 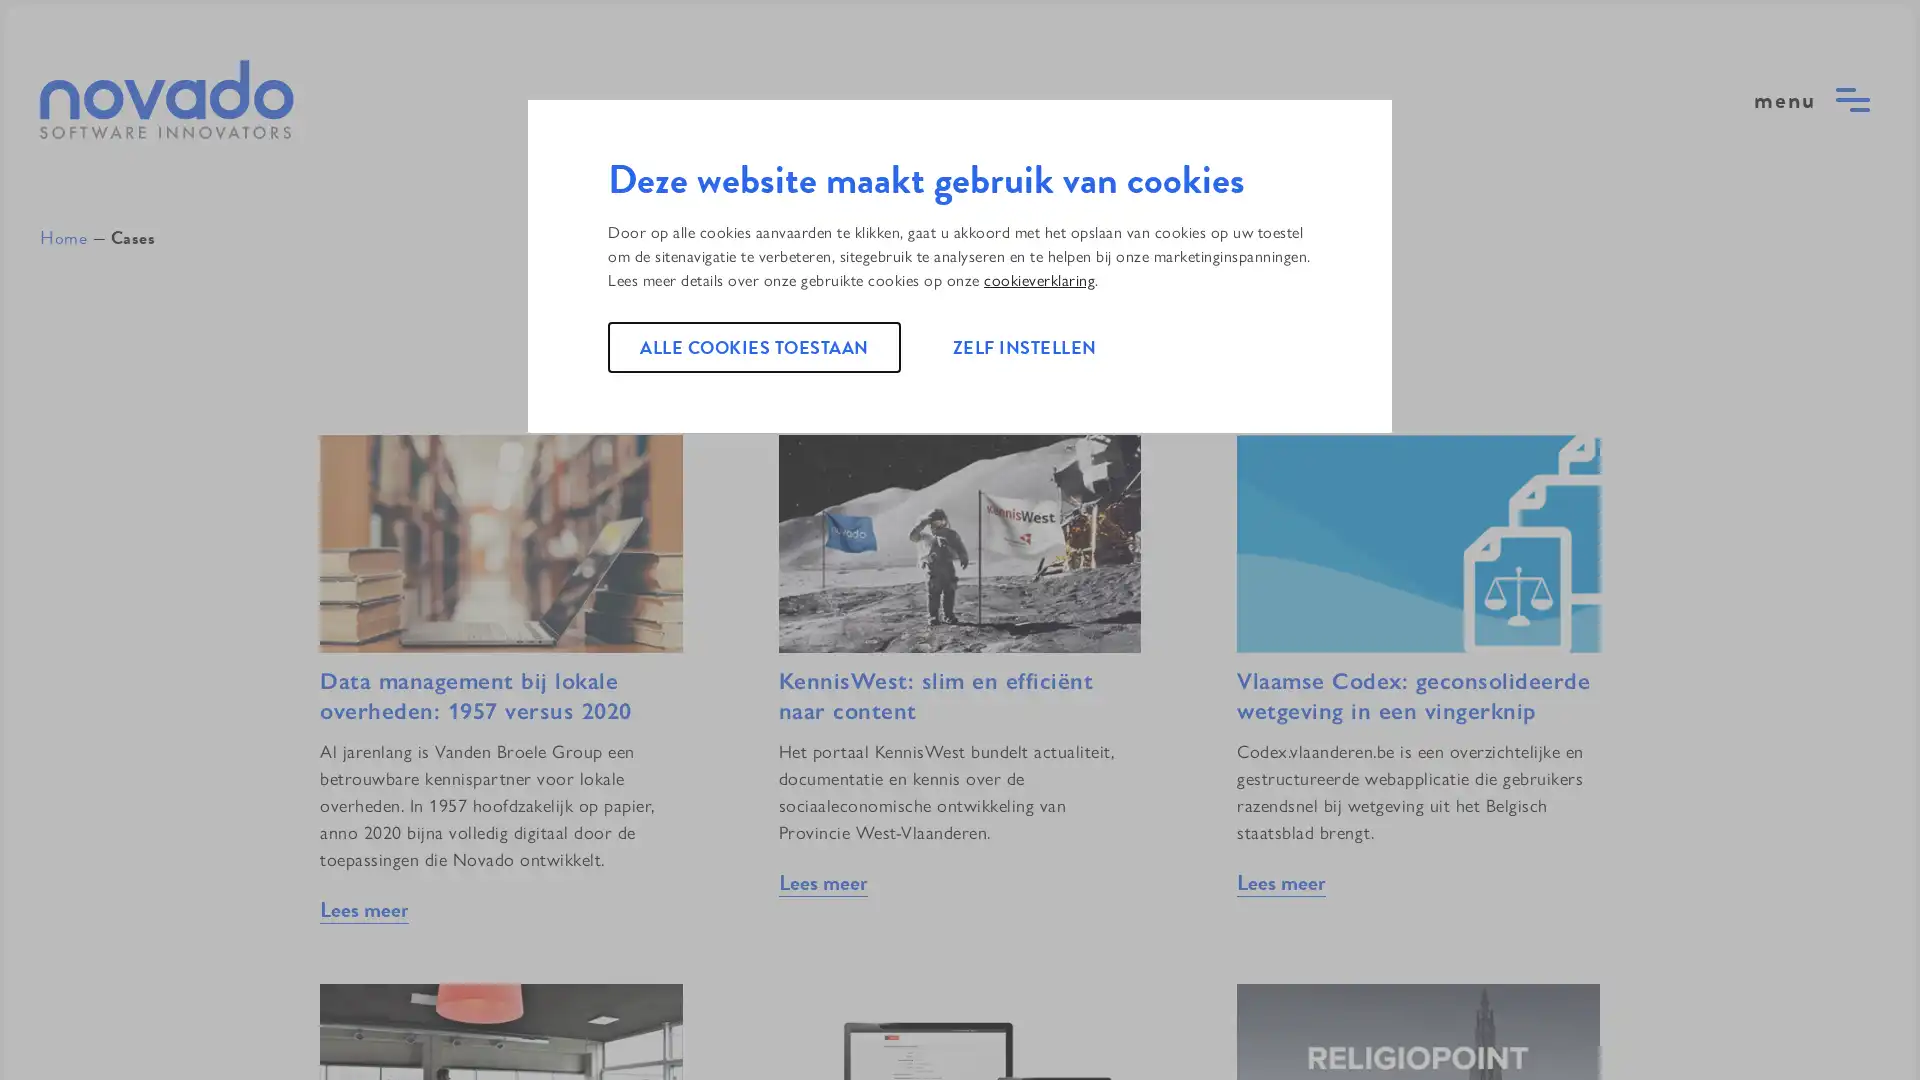 What do you see at coordinates (752, 346) in the screenshot?
I see `ALLE COOKIES TOESTAAN` at bounding box center [752, 346].